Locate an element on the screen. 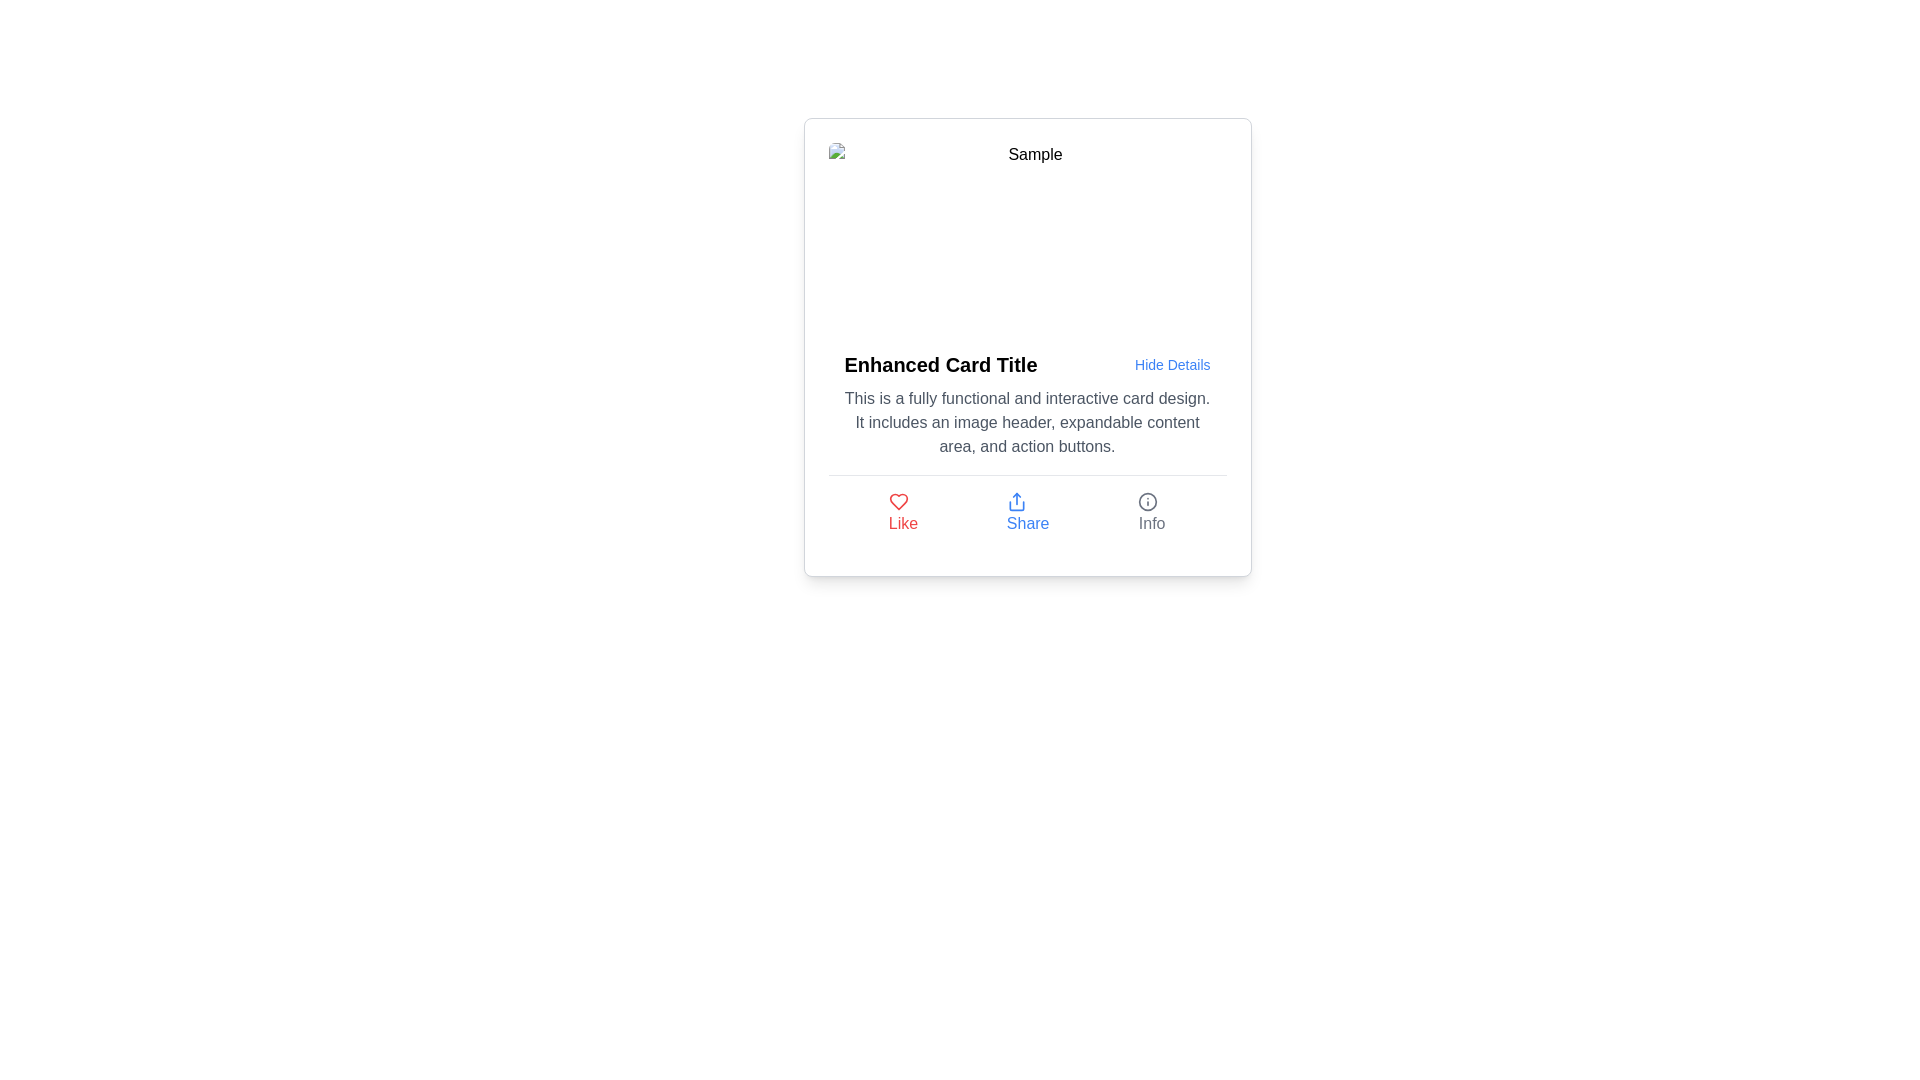 Image resolution: width=1920 pixels, height=1080 pixels. the 'Share' button located between the 'Like' and 'Info' buttons in the horizontal action bar to share the card content is located at coordinates (1028, 512).